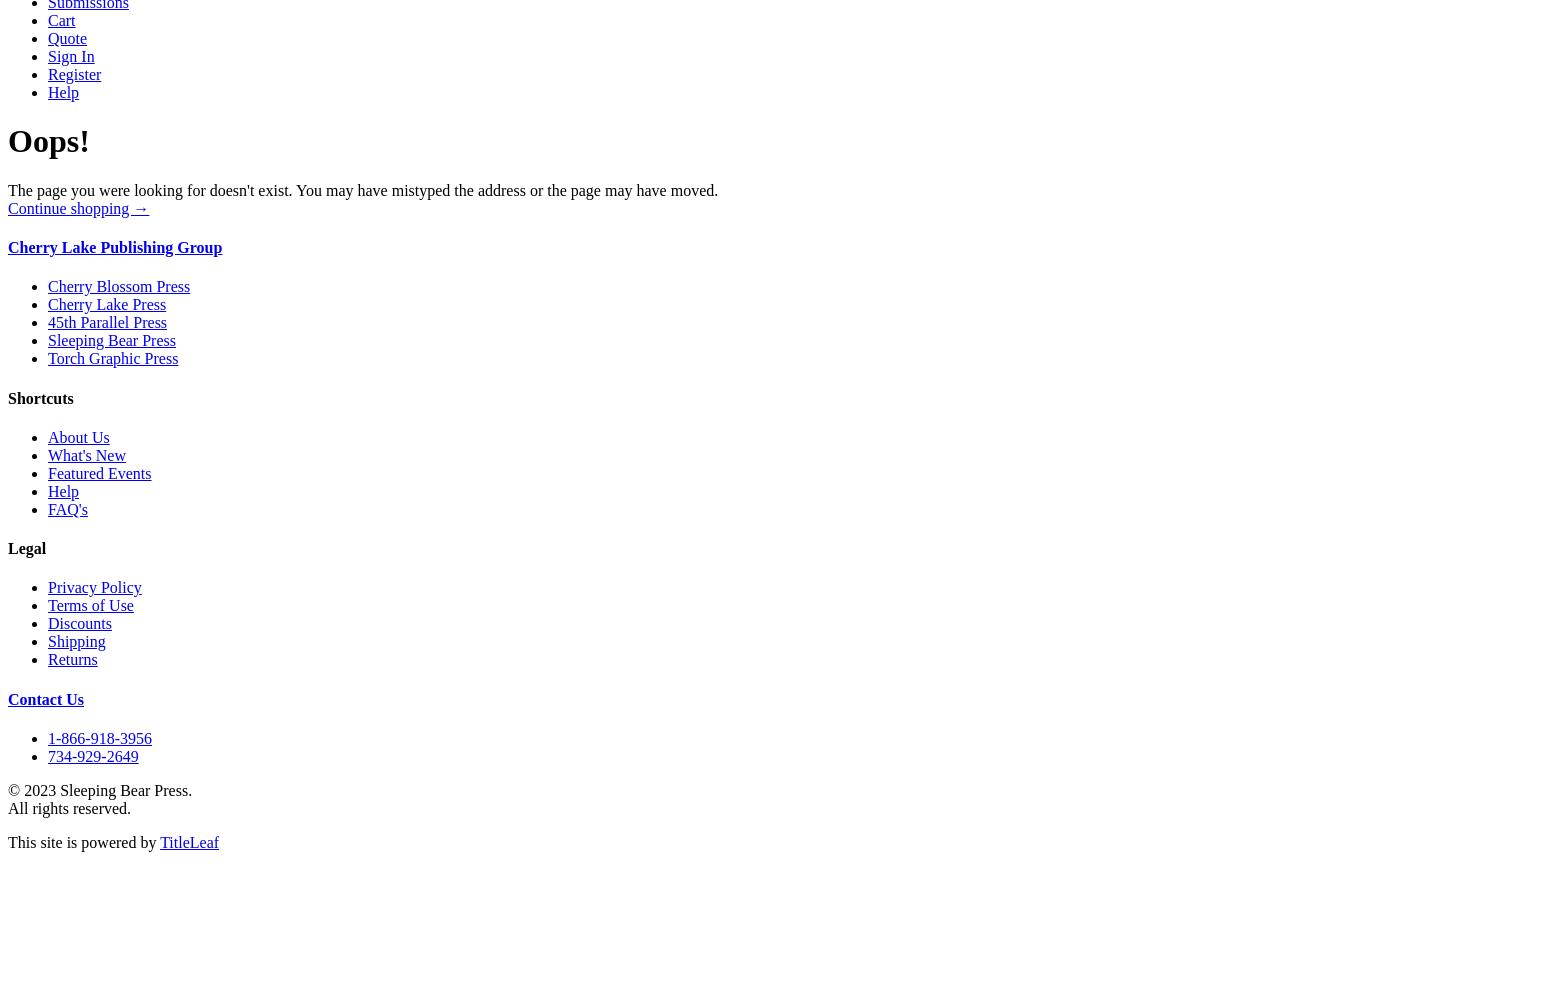 Image resolution: width=1550 pixels, height=1000 pixels. I want to click on 'TitleLeaf', so click(188, 840).